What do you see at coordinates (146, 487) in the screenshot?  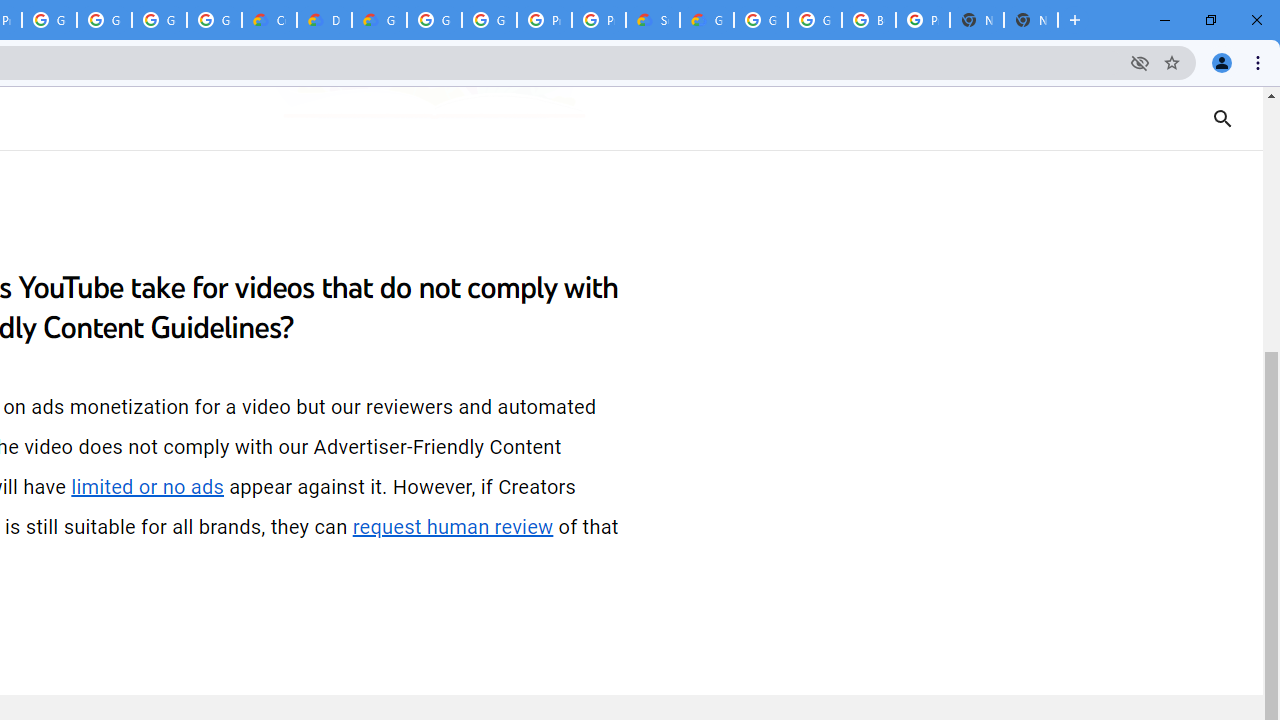 I see `'limited or no ads'` at bounding box center [146, 487].